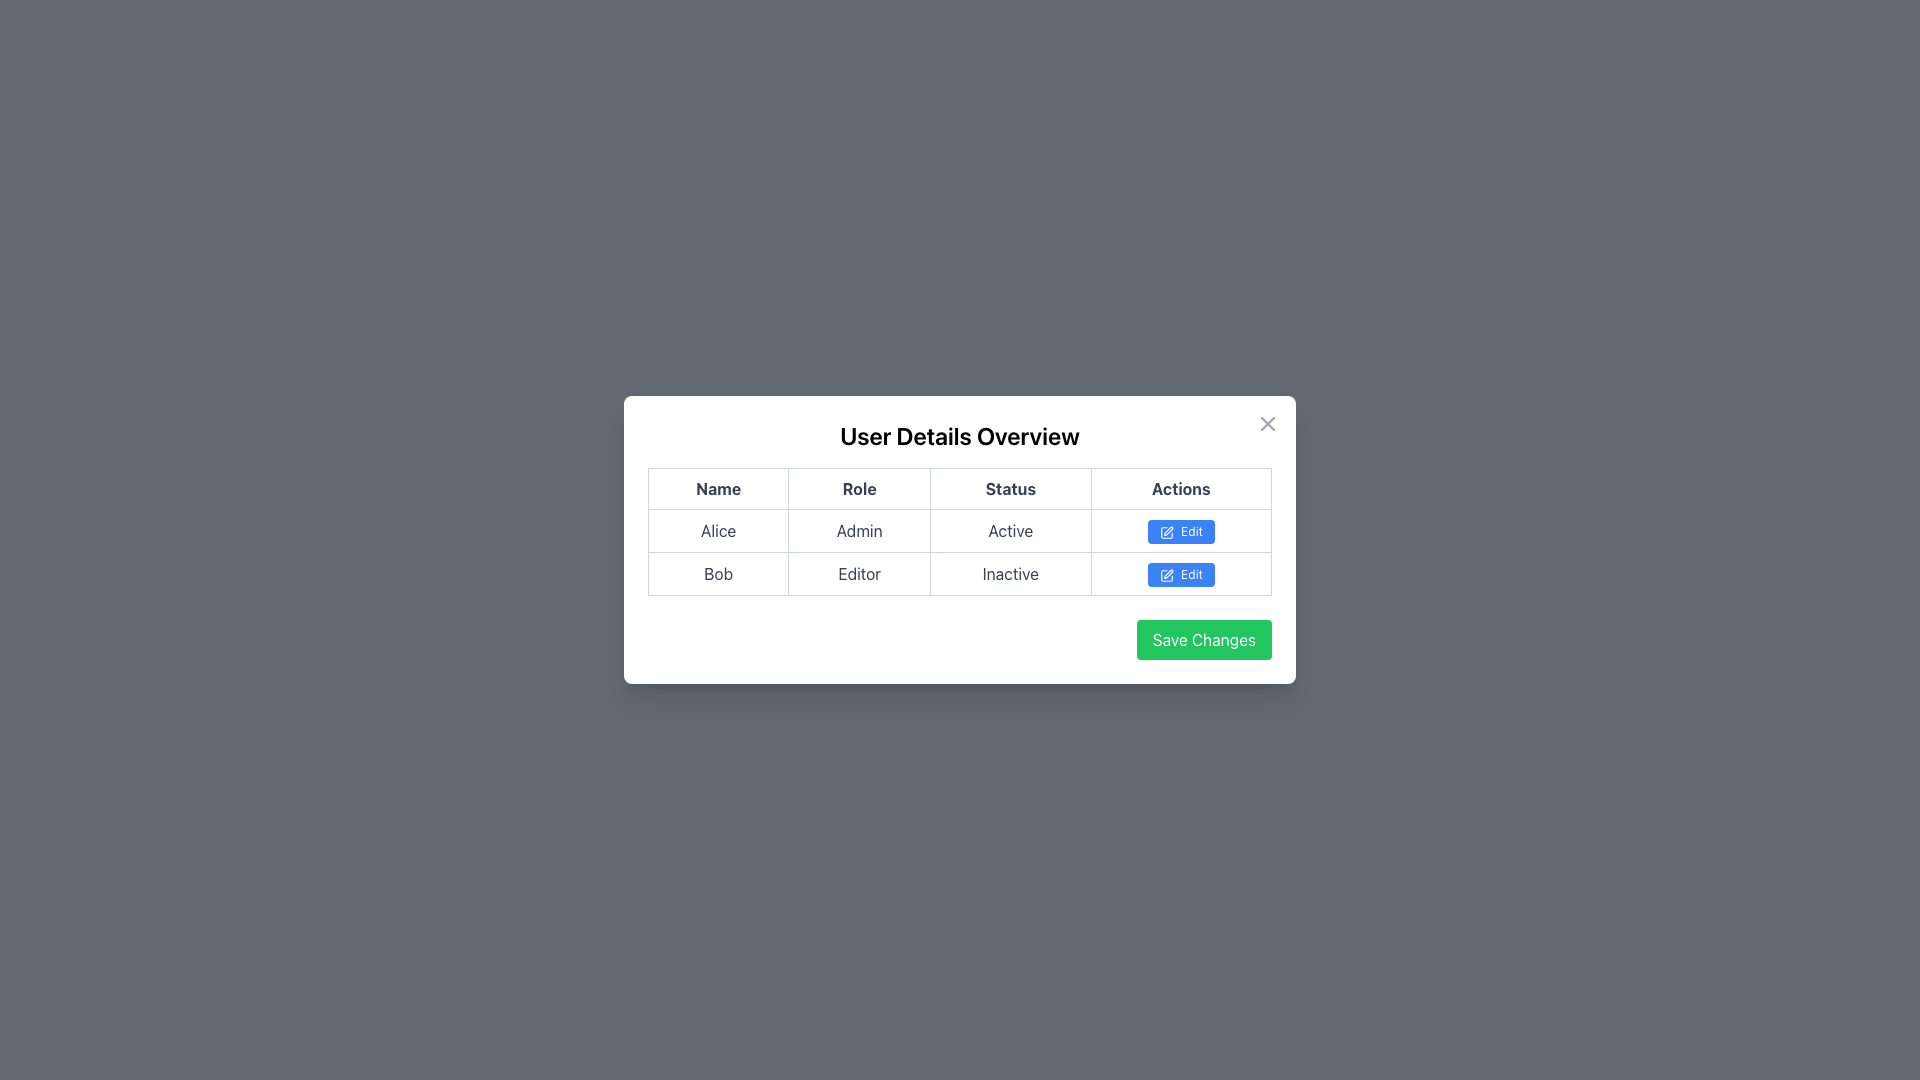 This screenshot has width=1920, height=1080. Describe the element at coordinates (1266, 423) in the screenshot. I see `the small red-bordered 'X' close button in the top-right corner of the user details overview form` at that location.